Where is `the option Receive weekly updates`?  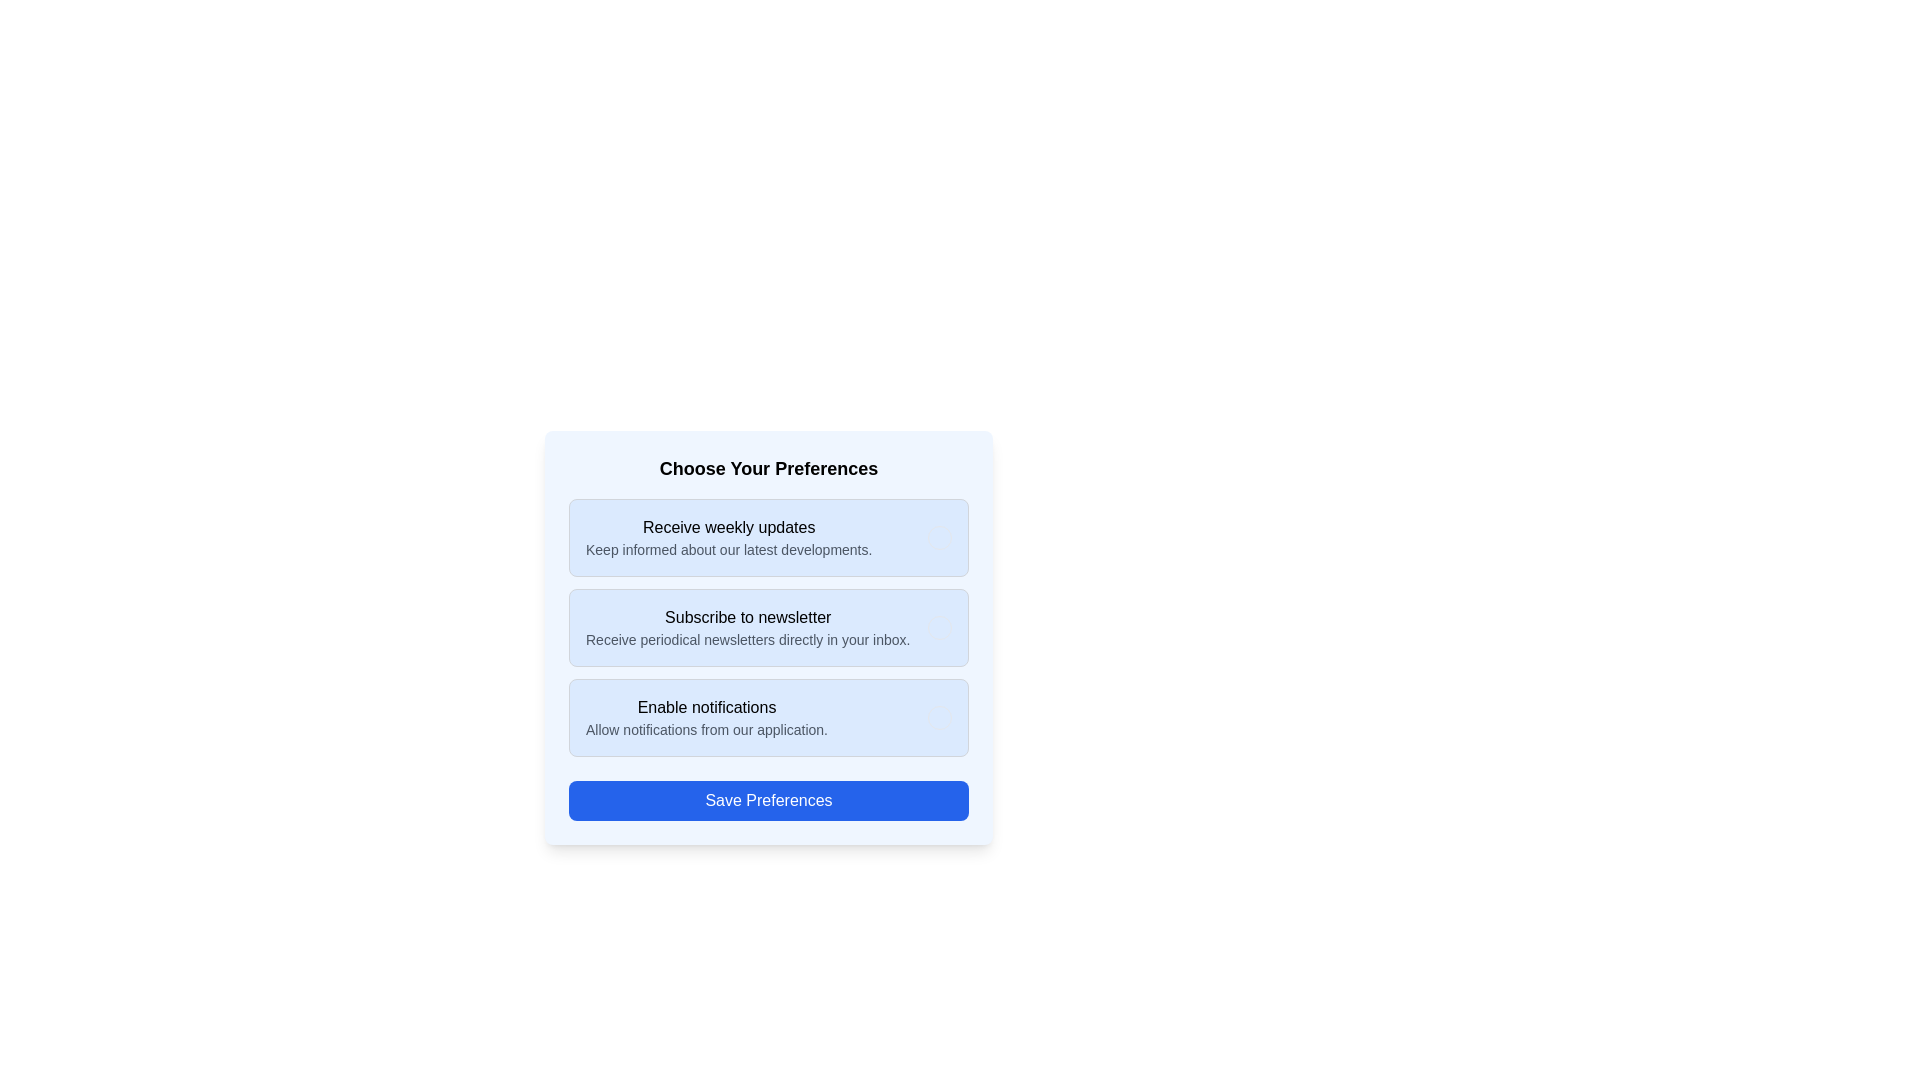
the option Receive weekly updates is located at coordinates (939, 536).